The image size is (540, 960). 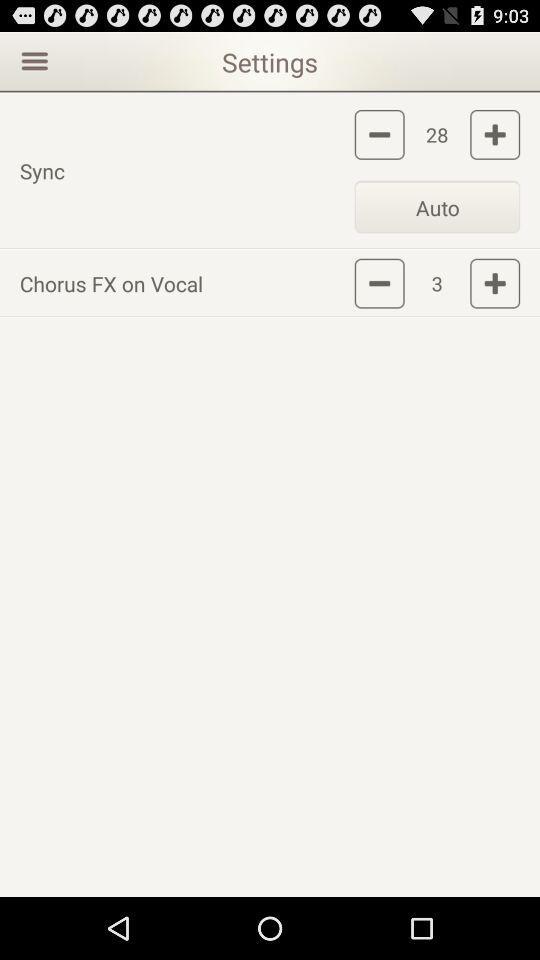 I want to click on the item above the sync icon, so click(x=31, y=59).